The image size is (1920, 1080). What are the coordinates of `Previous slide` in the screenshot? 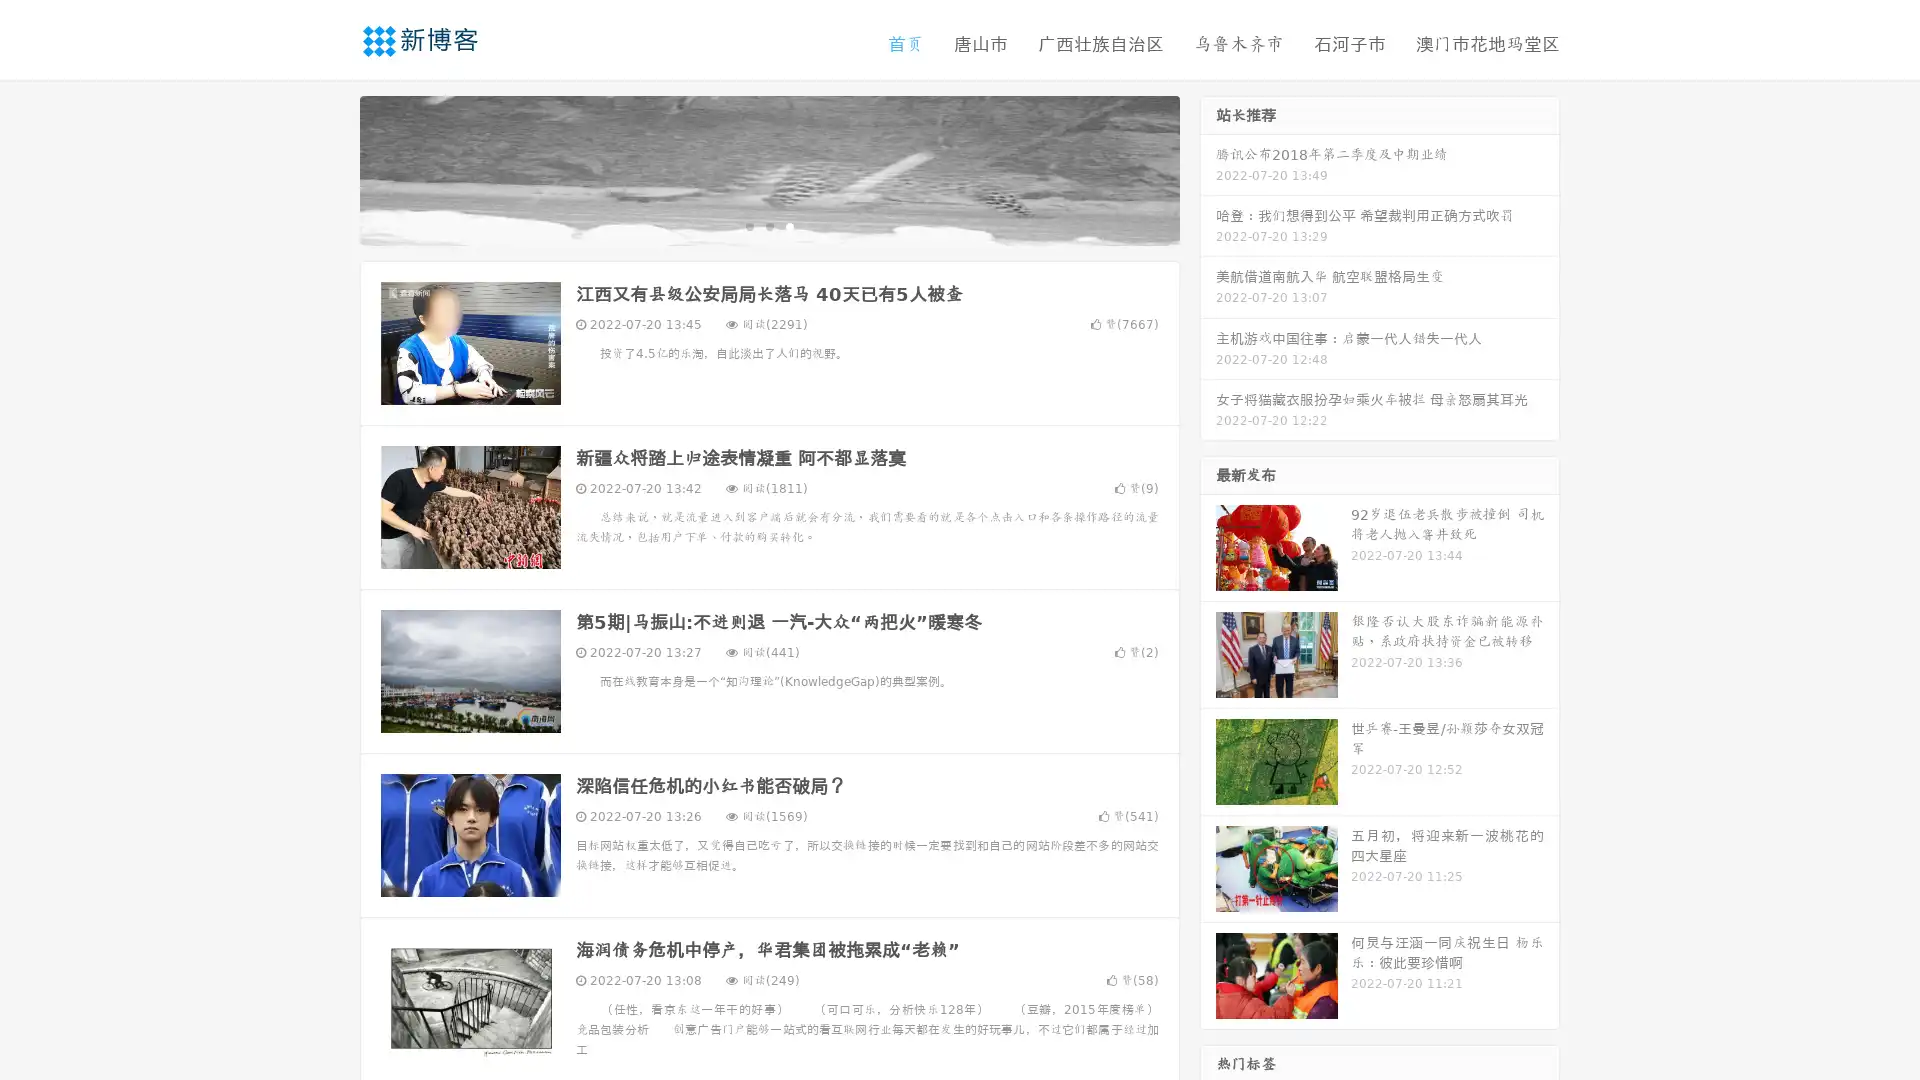 It's located at (330, 168).